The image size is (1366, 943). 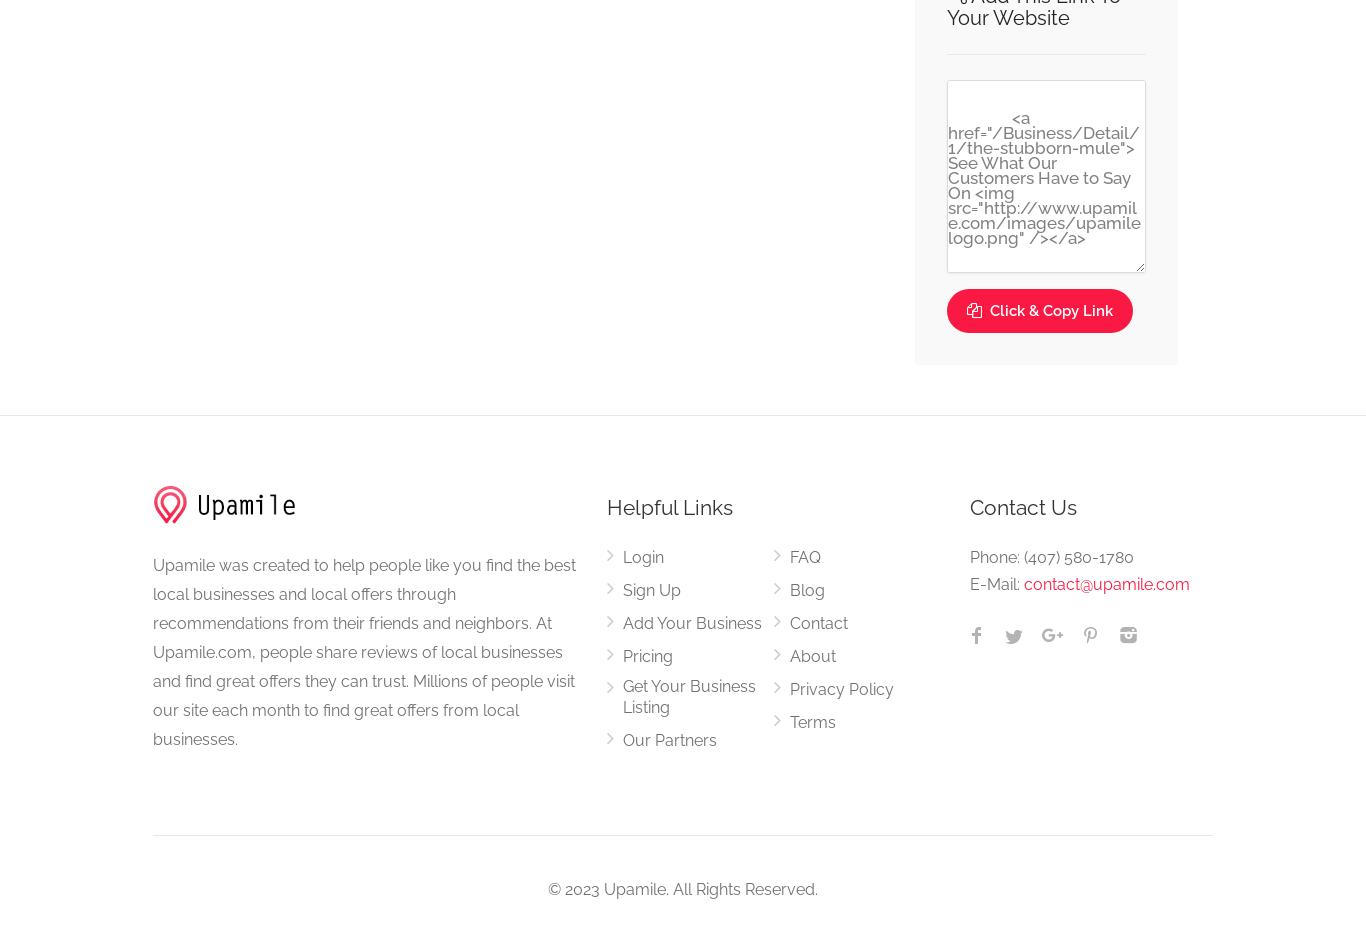 I want to click on 'Phone:', so click(x=997, y=557).